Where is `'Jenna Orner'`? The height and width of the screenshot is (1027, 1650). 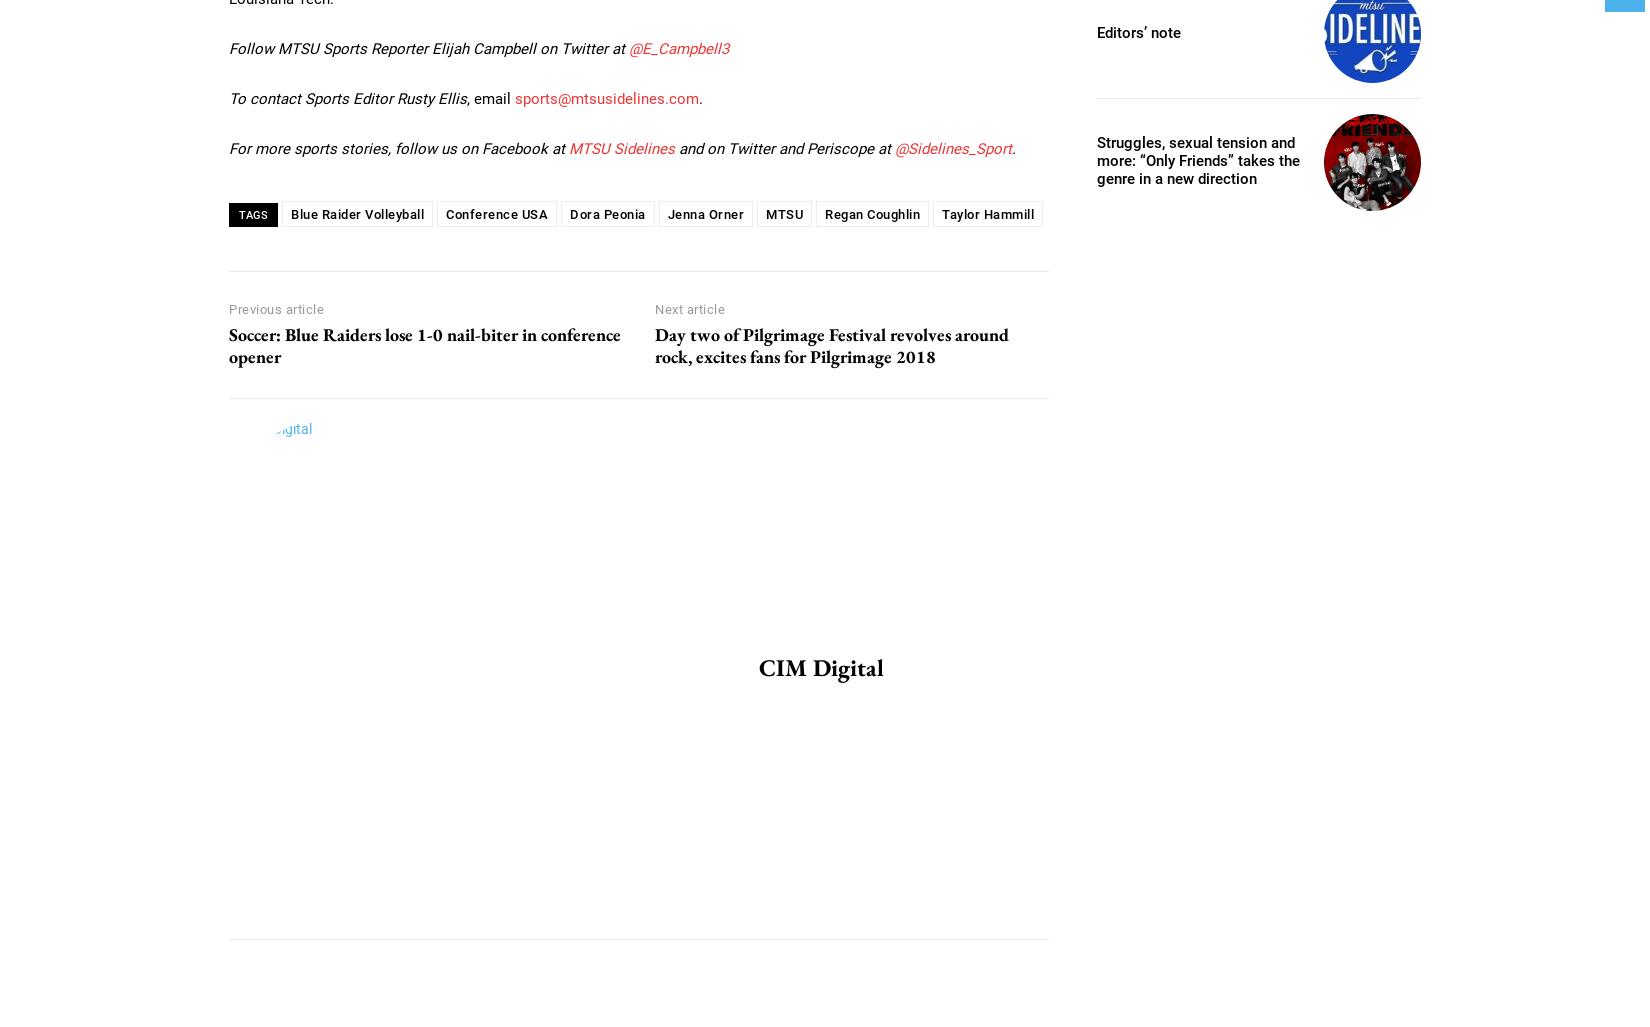 'Jenna Orner' is located at coordinates (704, 212).